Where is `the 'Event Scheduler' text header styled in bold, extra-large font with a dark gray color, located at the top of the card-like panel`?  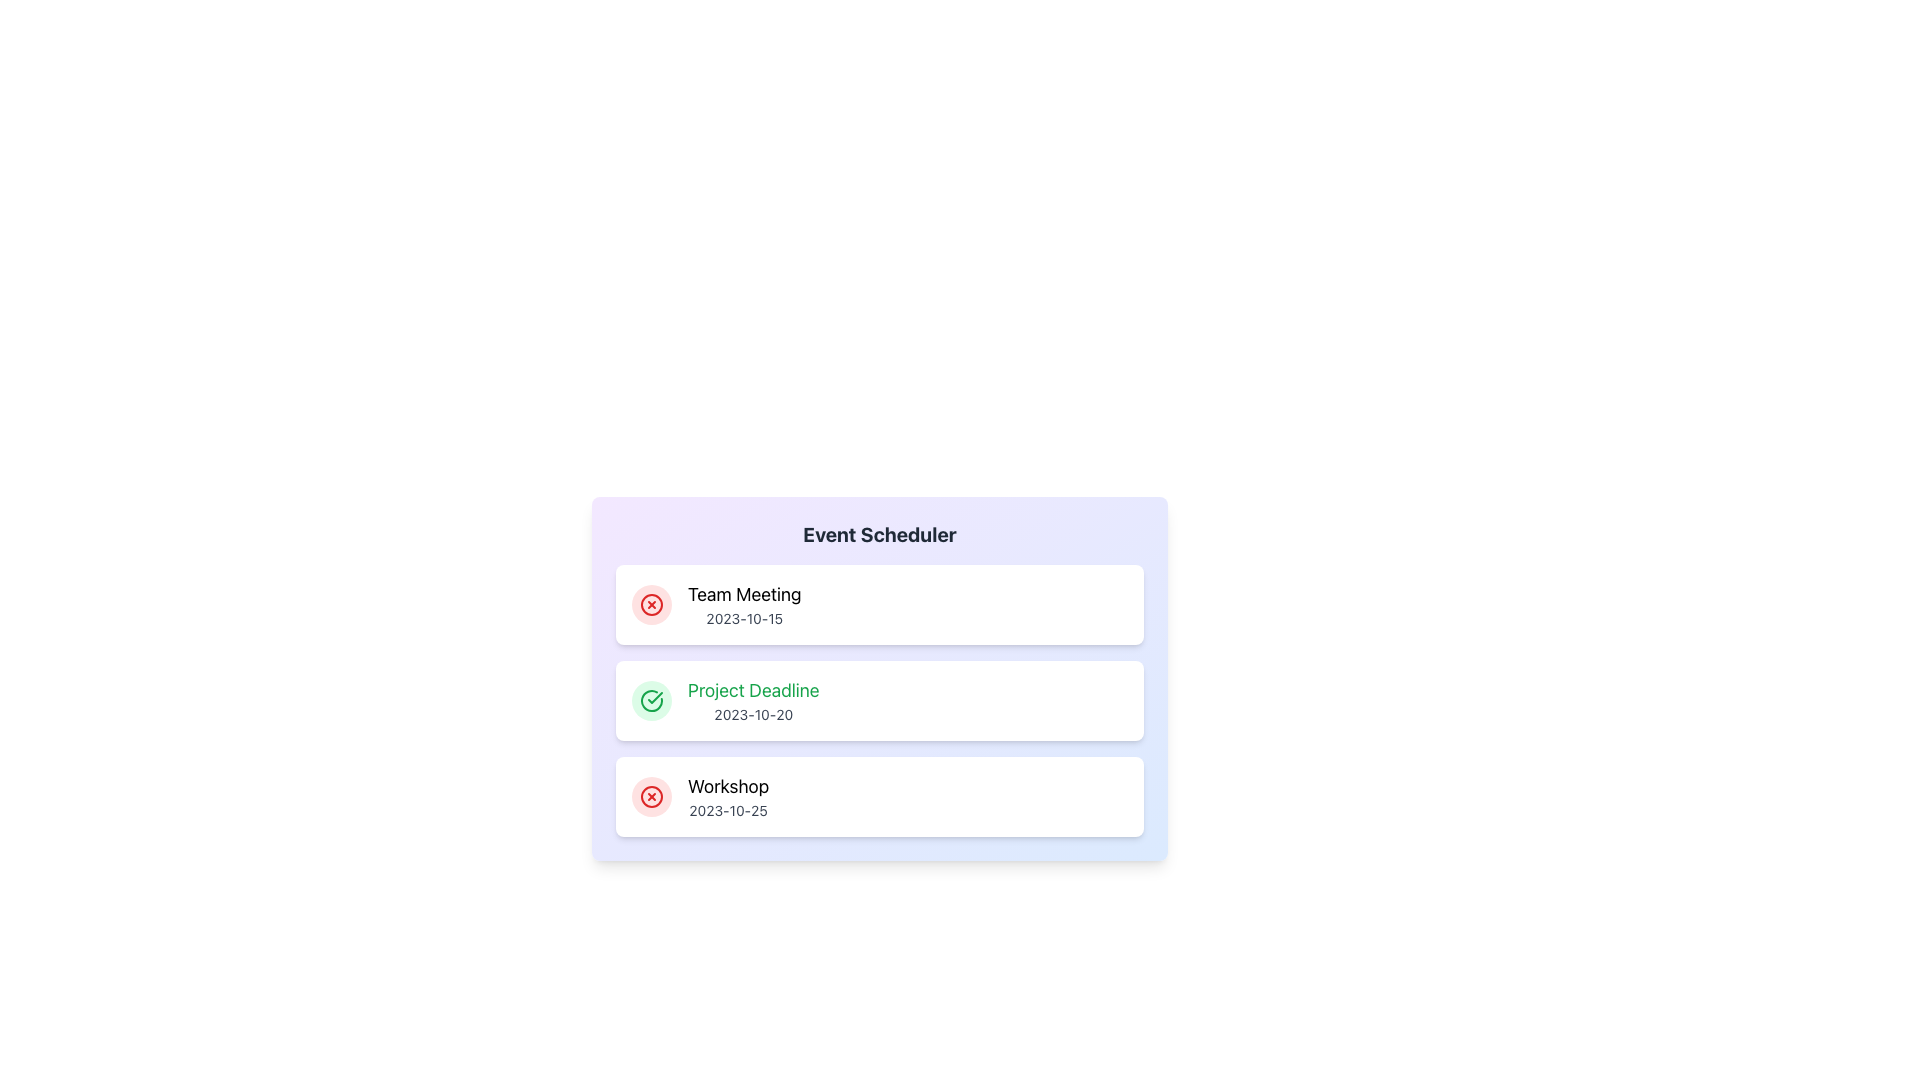
the 'Event Scheduler' text header styled in bold, extra-large font with a dark gray color, located at the top of the card-like panel is located at coordinates (879, 534).